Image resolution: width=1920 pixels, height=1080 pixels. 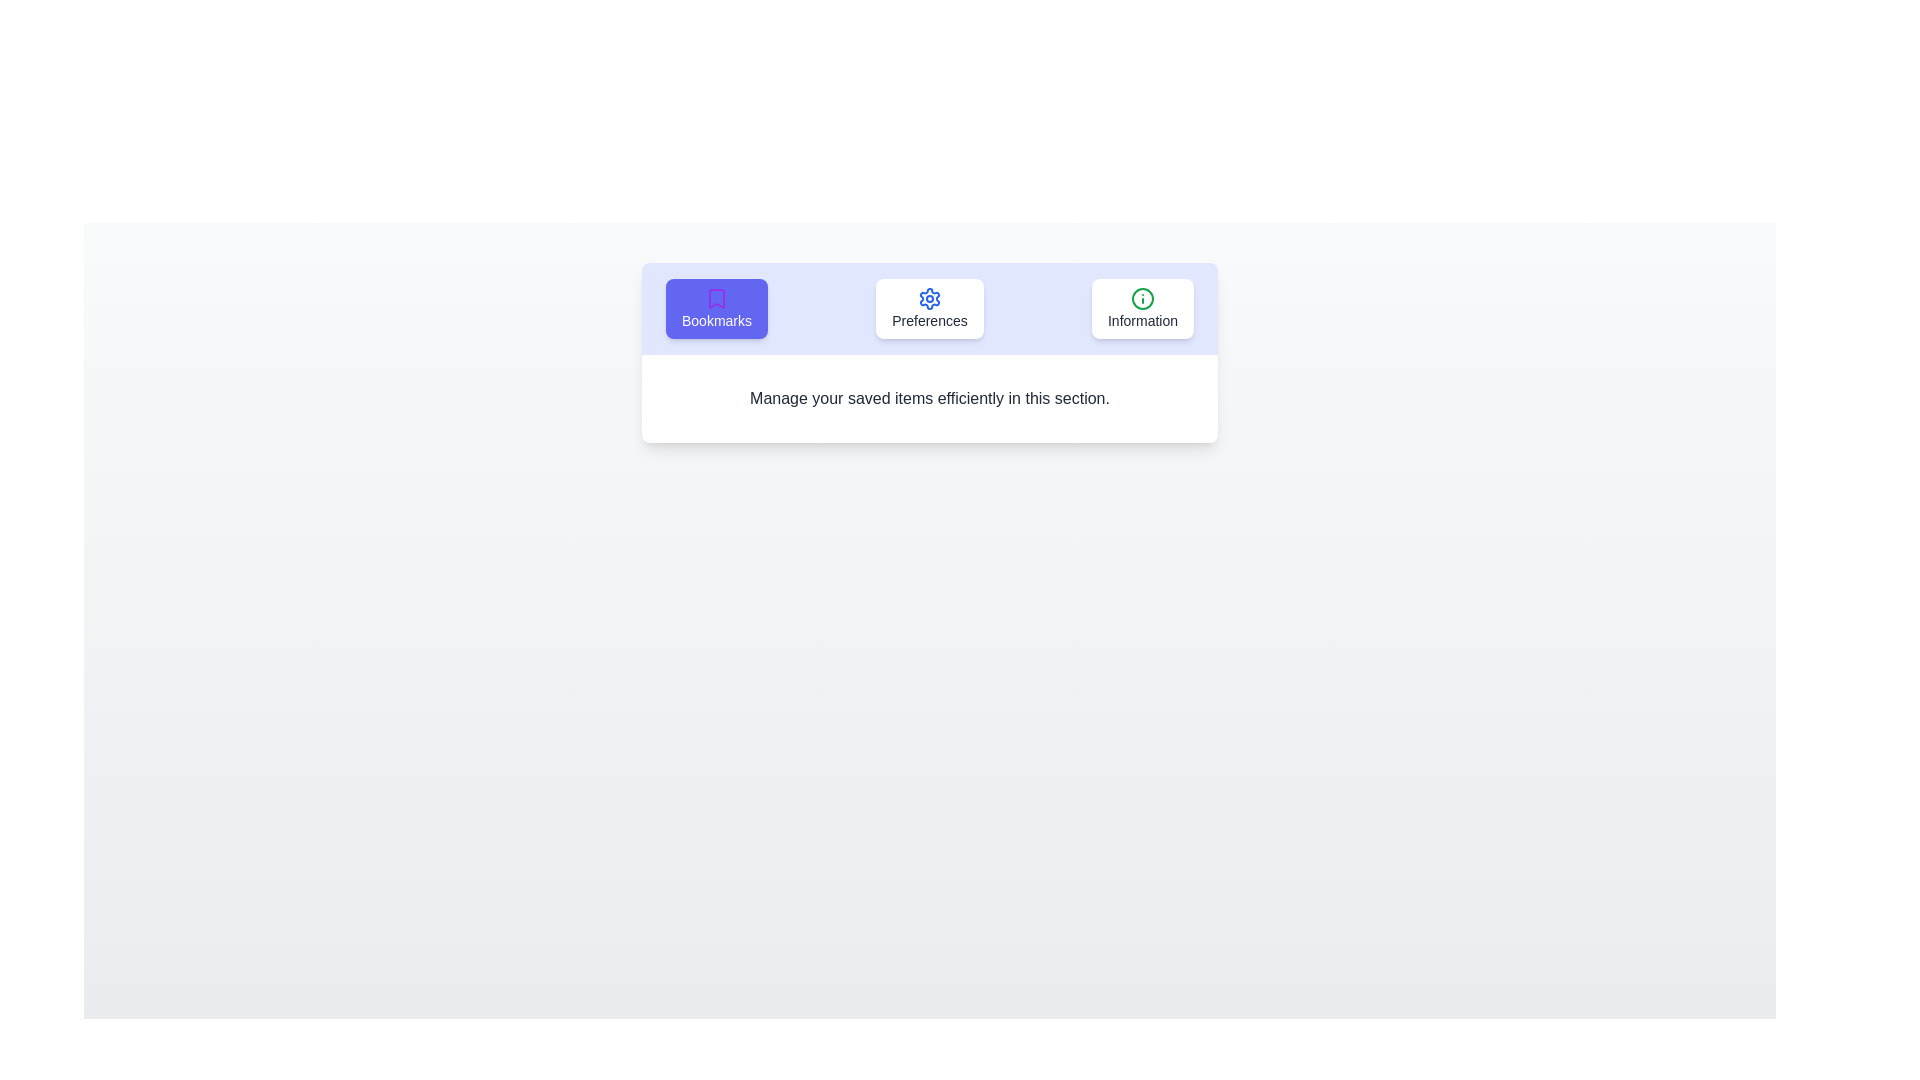 I want to click on the tab labeled Information, so click(x=1142, y=308).